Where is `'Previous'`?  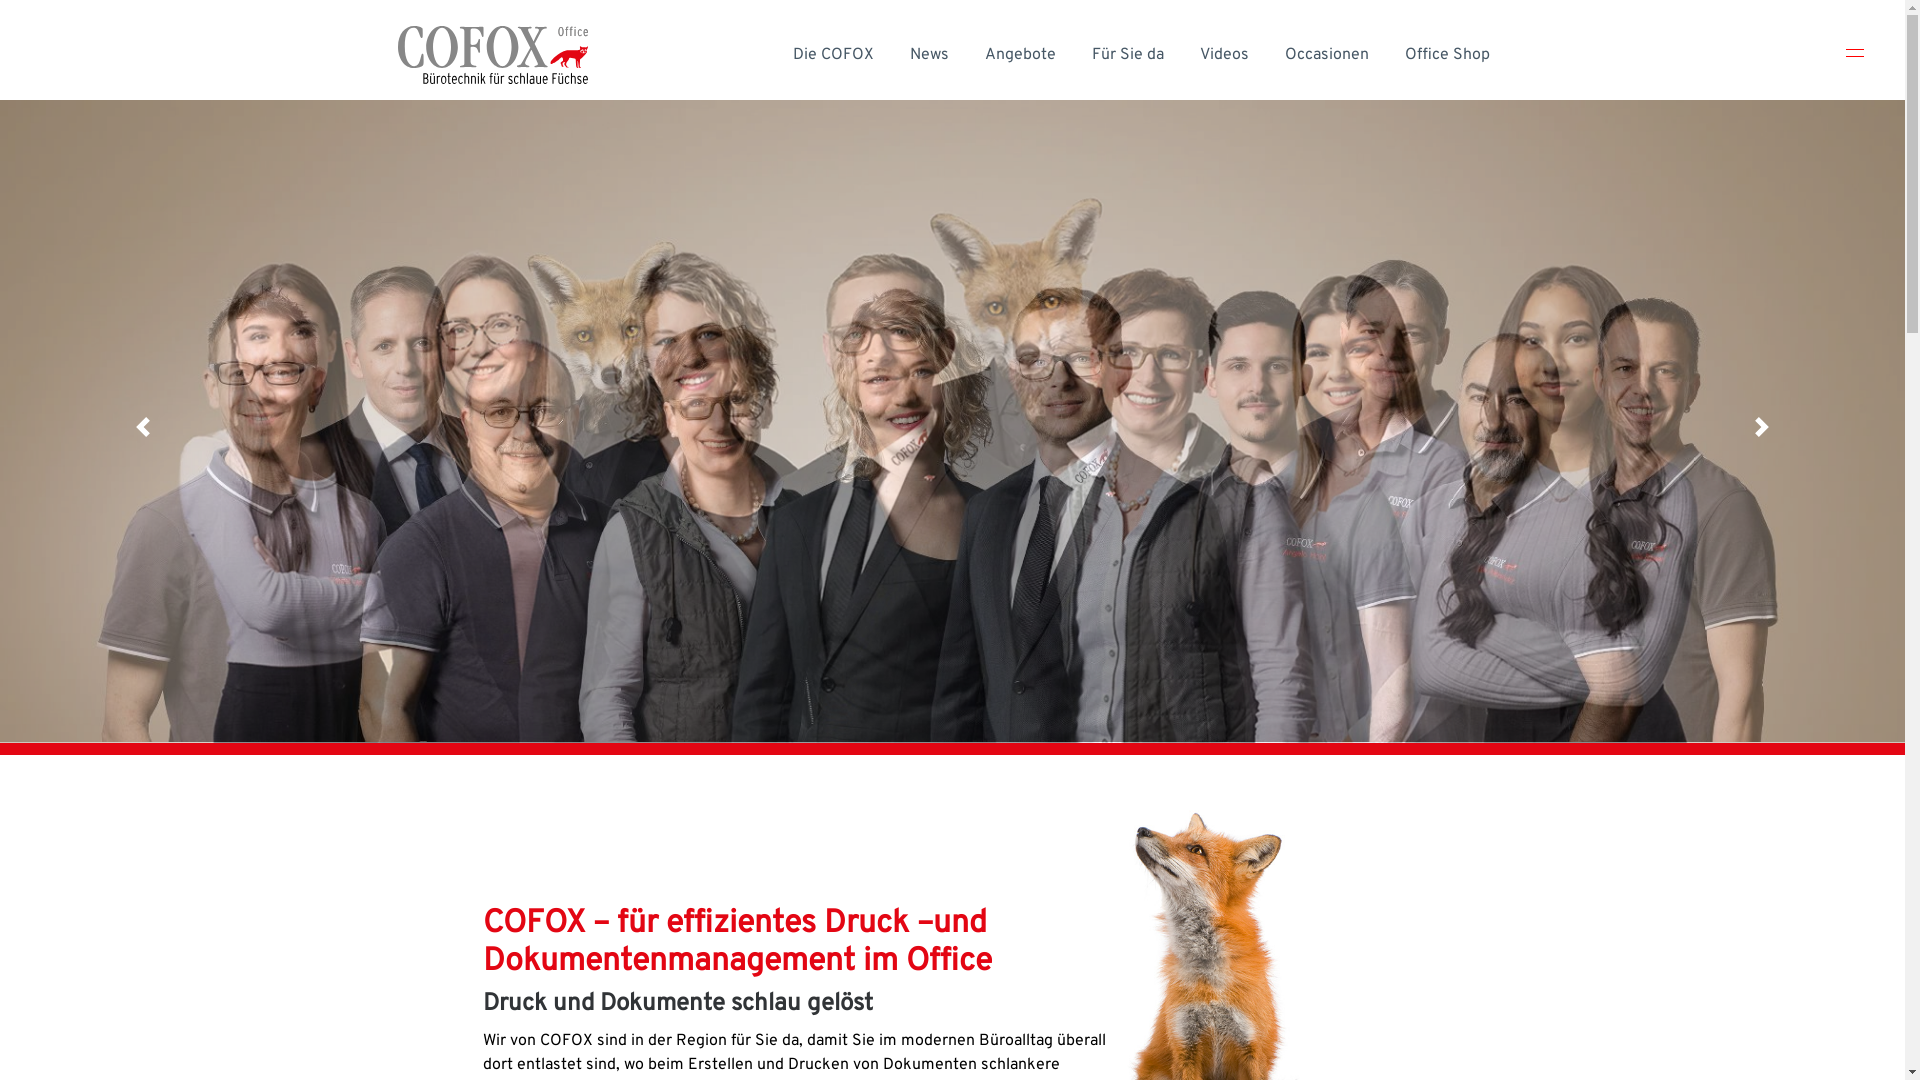
'Previous' is located at coordinates (142, 426).